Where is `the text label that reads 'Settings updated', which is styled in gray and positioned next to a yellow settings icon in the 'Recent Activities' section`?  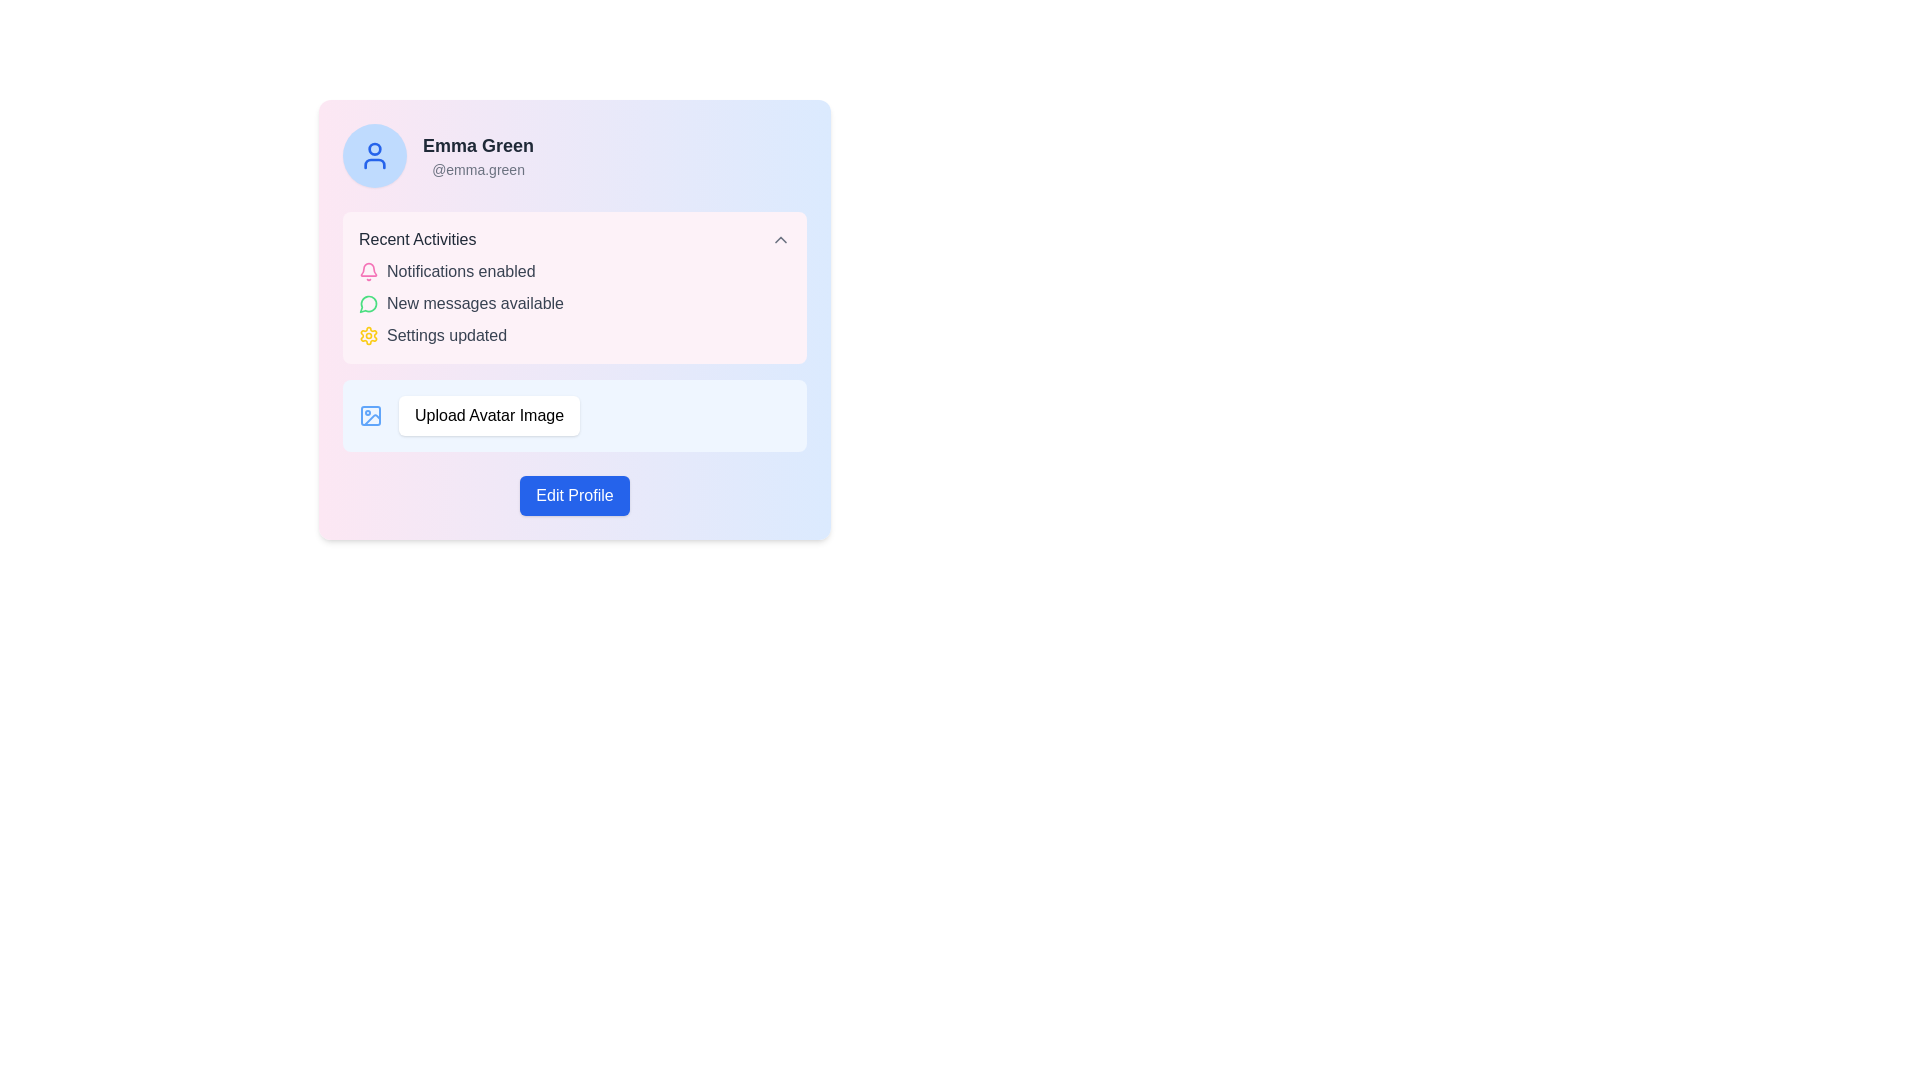
the text label that reads 'Settings updated', which is styled in gray and positioned next to a yellow settings icon in the 'Recent Activities' section is located at coordinates (445, 334).